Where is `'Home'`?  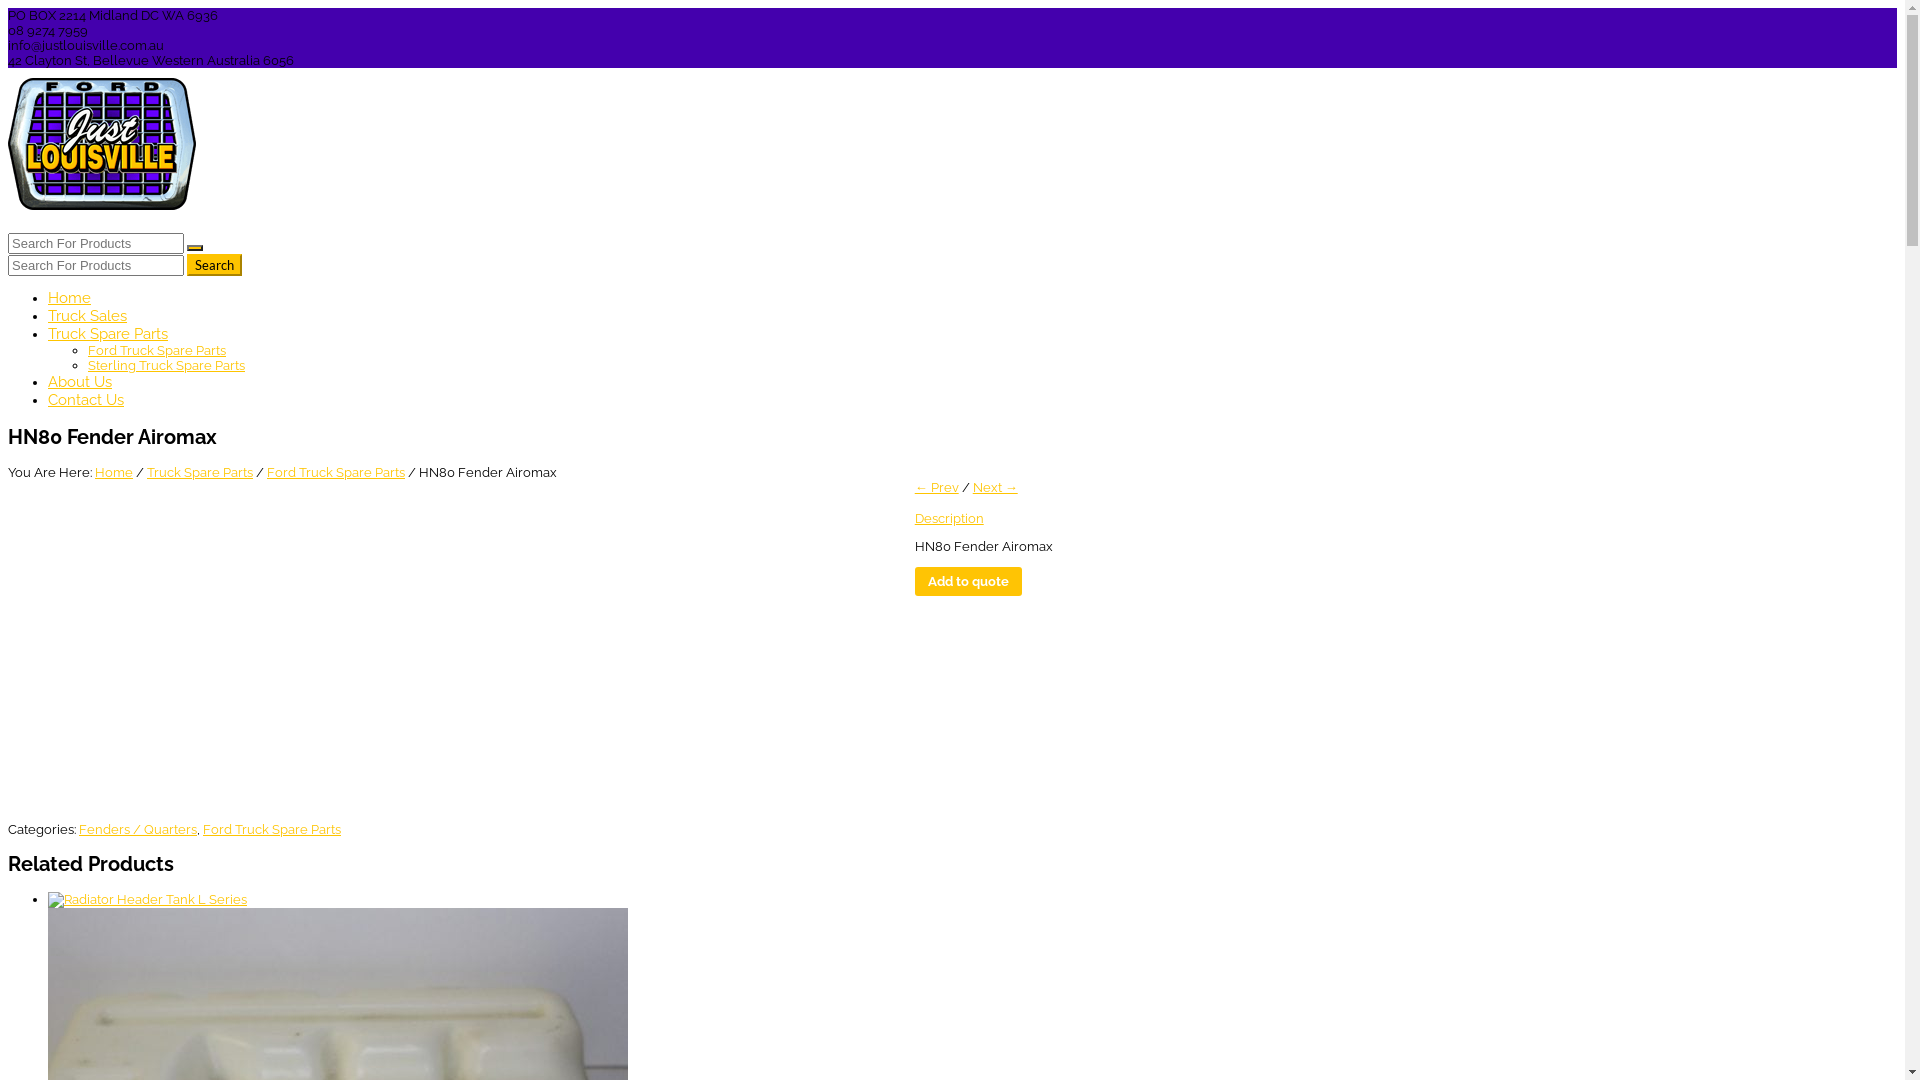
'Home' is located at coordinates (69, 297).